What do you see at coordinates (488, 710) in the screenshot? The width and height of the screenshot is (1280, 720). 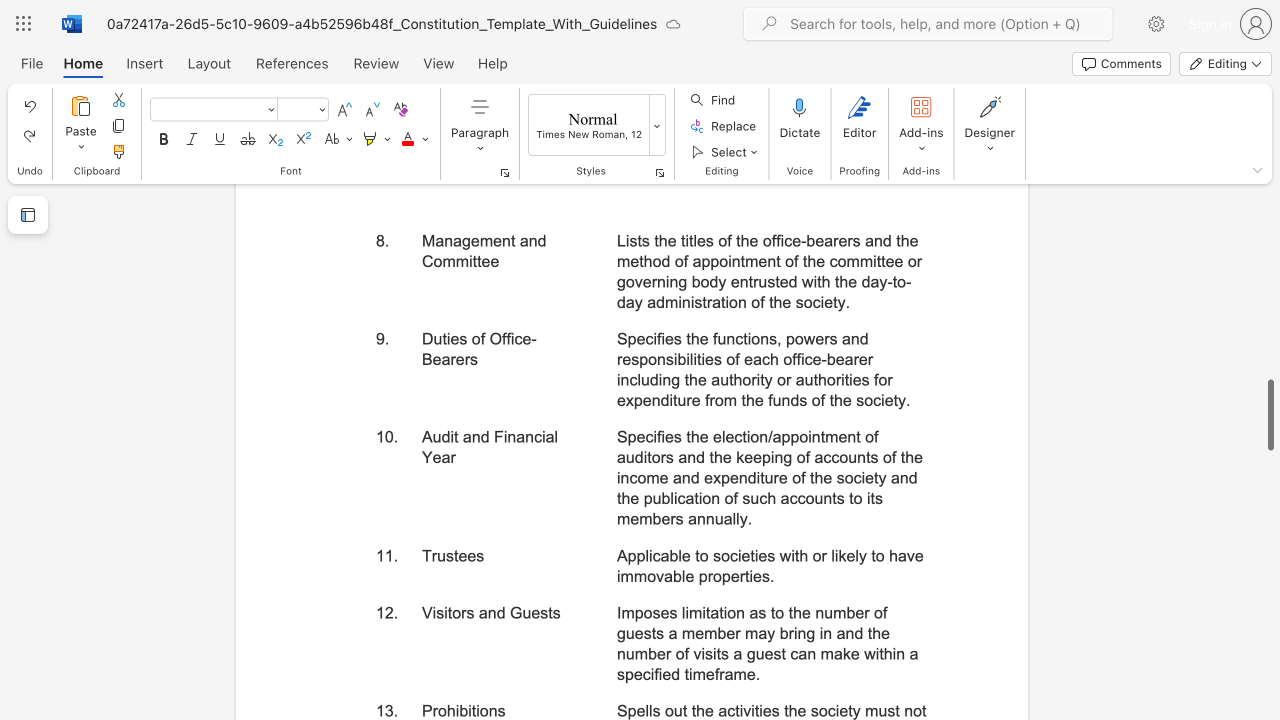 I see `the subset text "ns" within the text "Prohibitions"` at bounding box center [488, 710].